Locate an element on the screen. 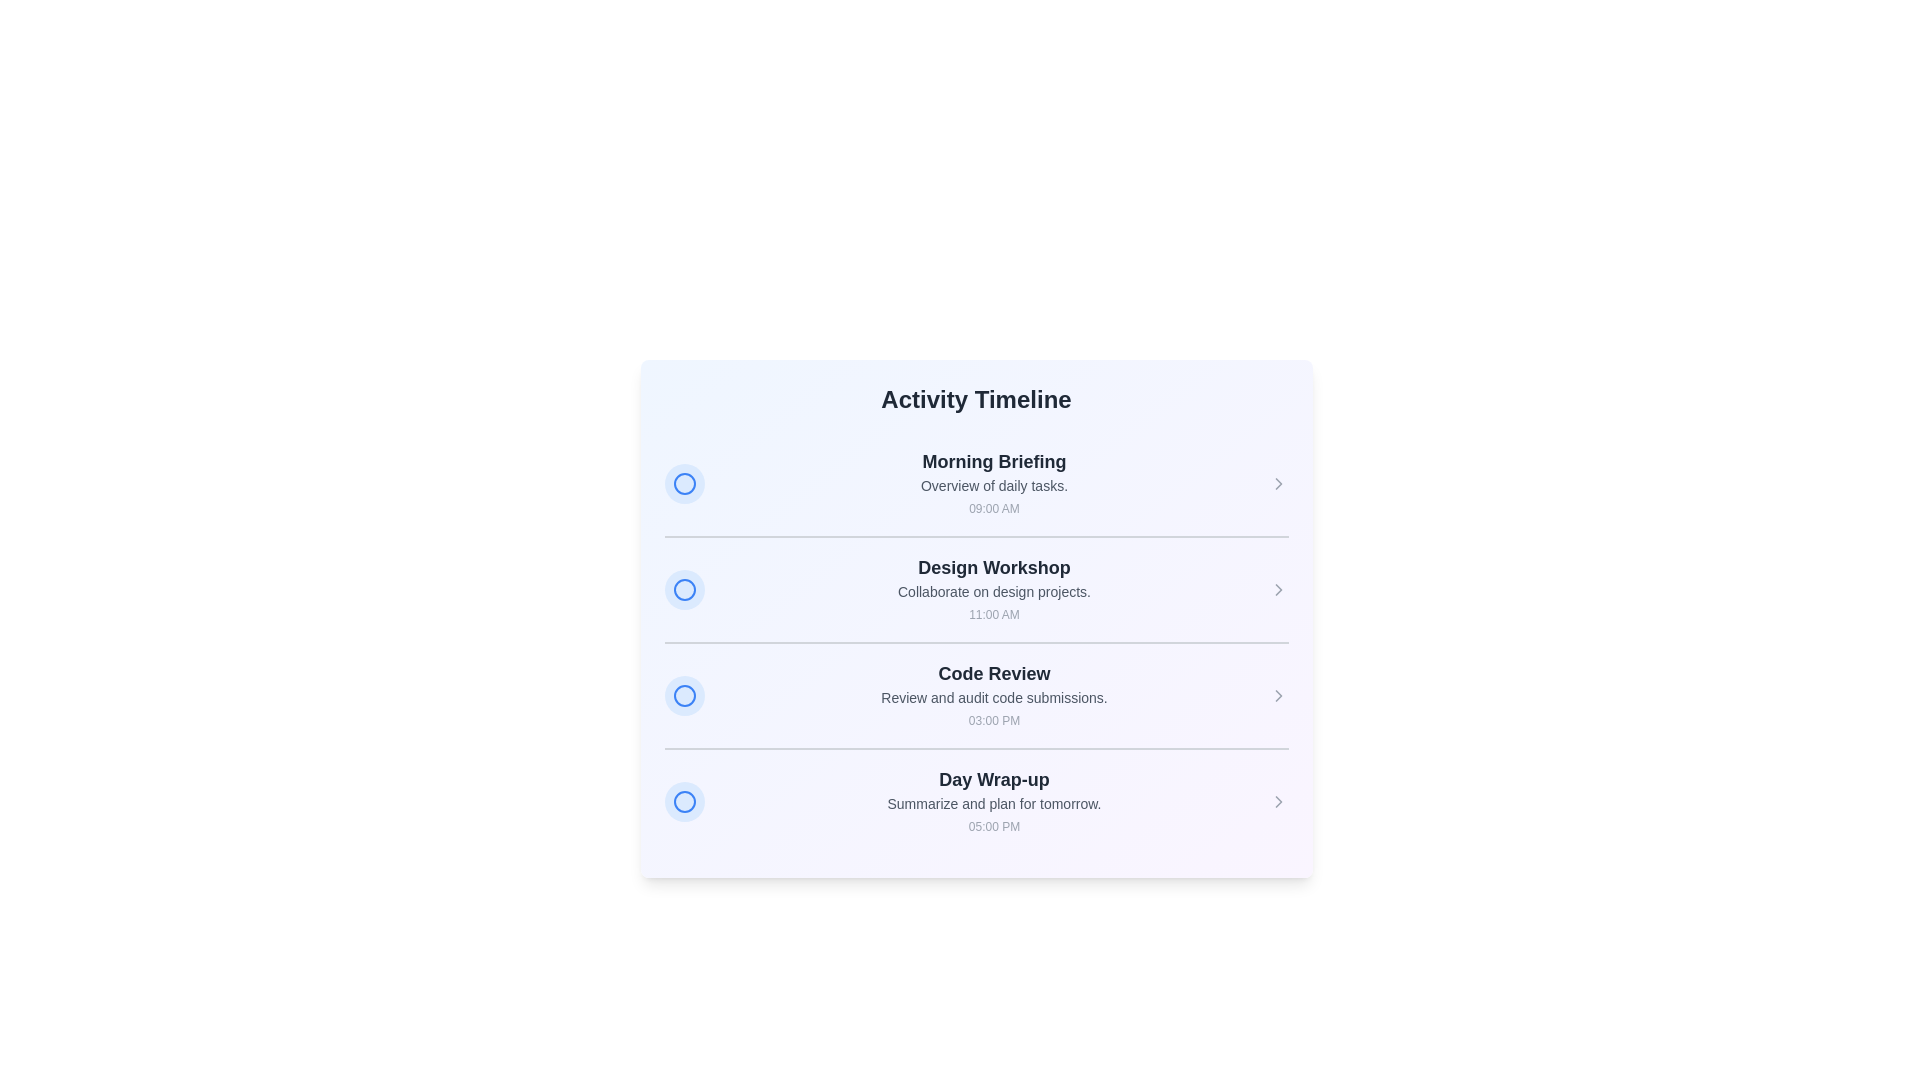  the fourth list item titled 'Day Wrap-up' is located at coordinates (976, 800).